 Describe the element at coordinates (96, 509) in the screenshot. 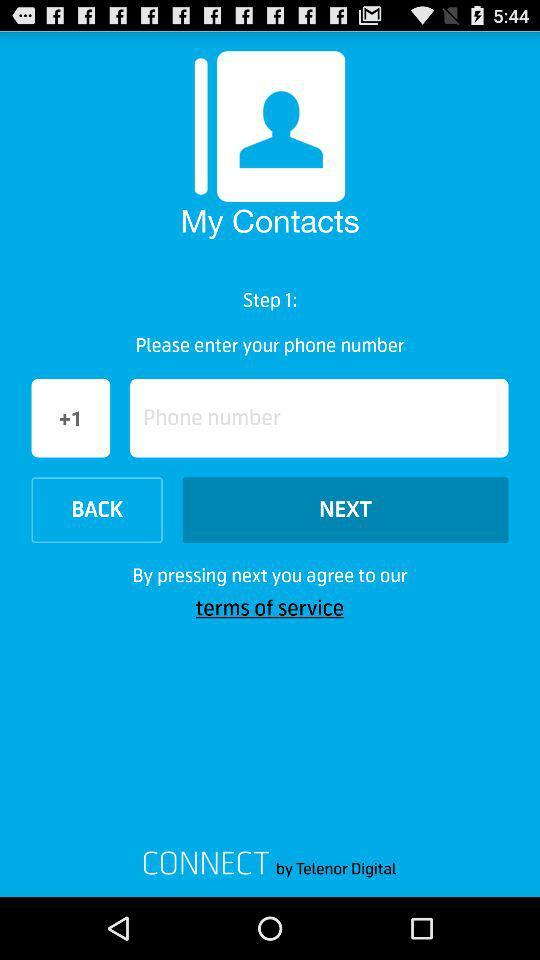

I see `icon above by pressing next` at that location.